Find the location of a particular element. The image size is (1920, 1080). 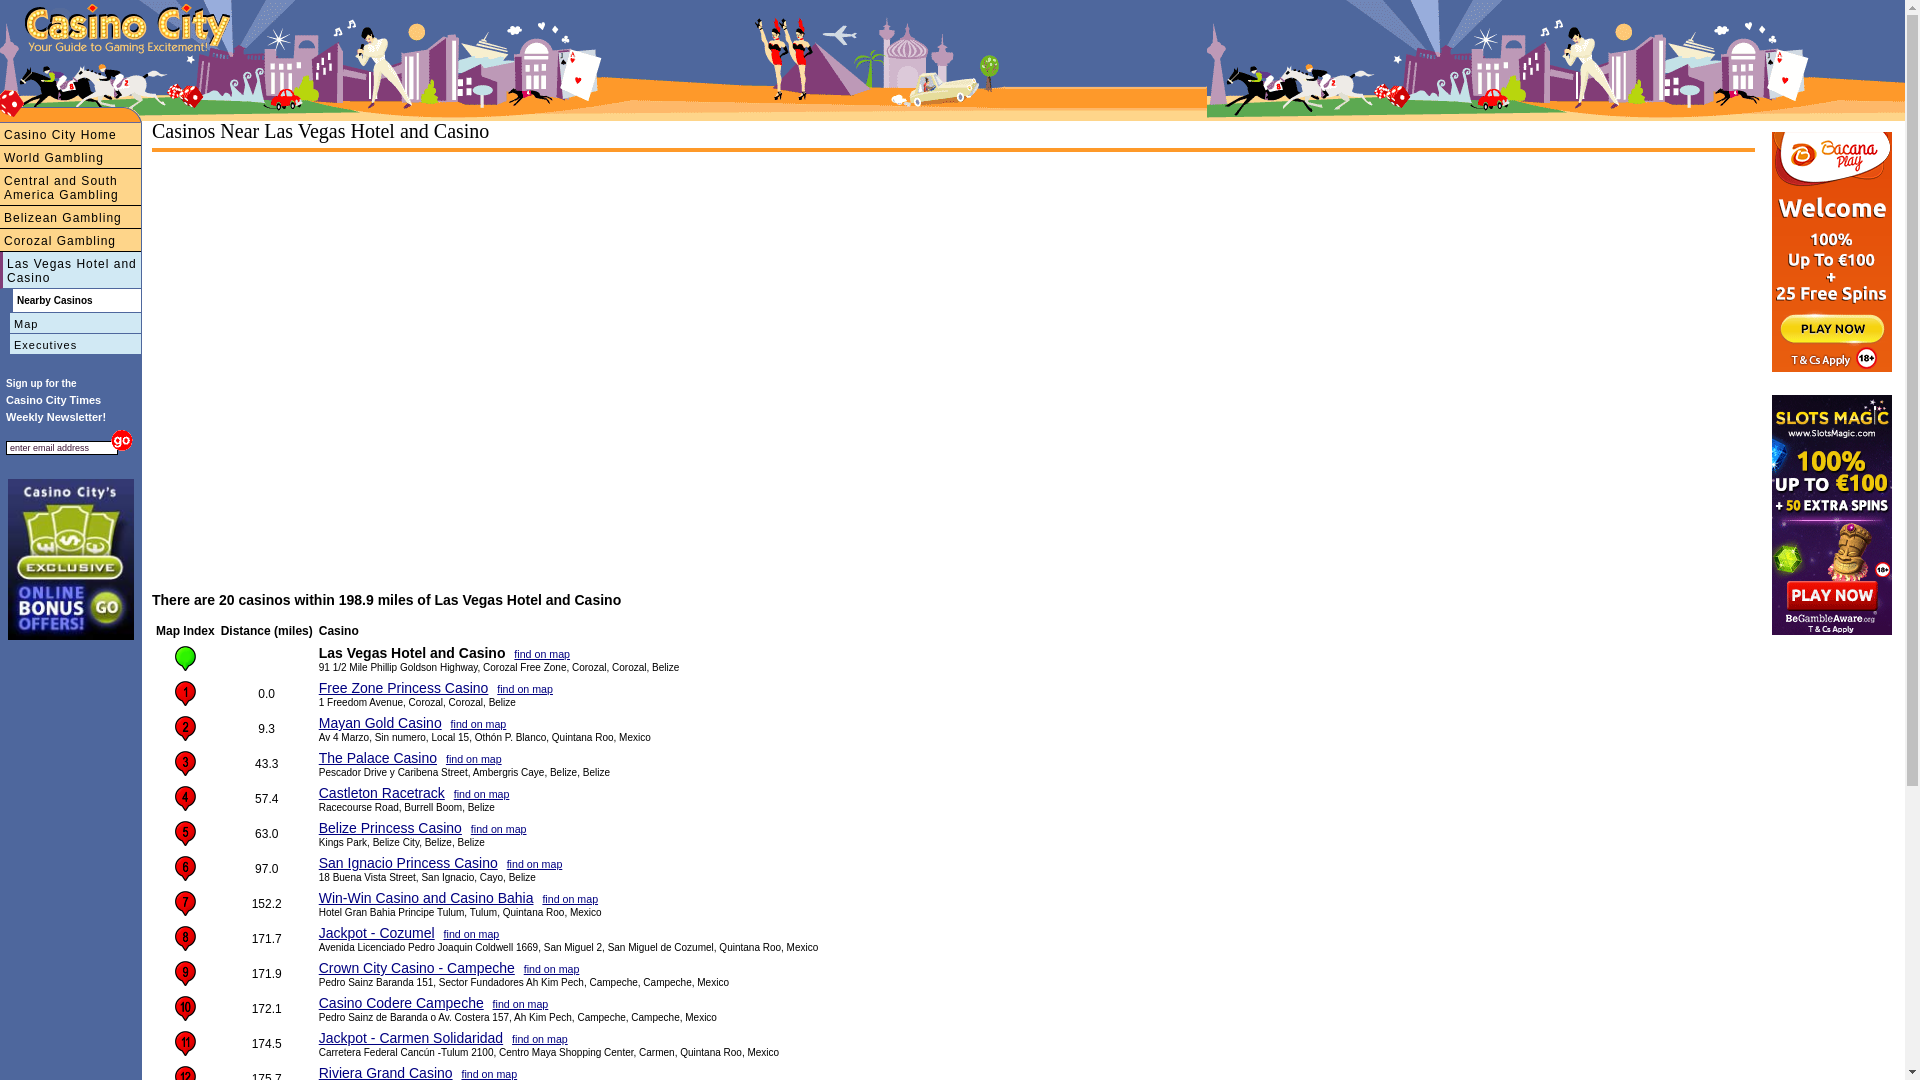

'Casino City Home' is located at coordinates (70, 134).